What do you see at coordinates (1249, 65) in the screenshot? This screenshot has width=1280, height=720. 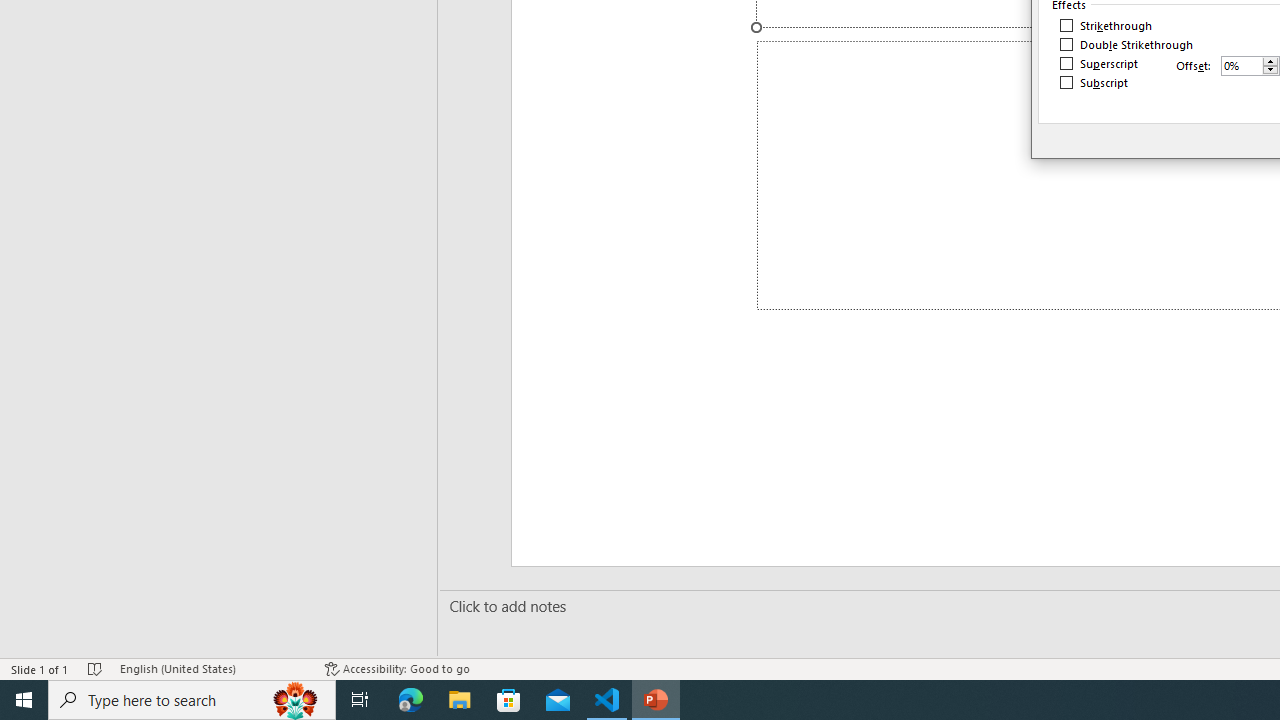 I see `'Offset'` at bounding box center [1249, 65].